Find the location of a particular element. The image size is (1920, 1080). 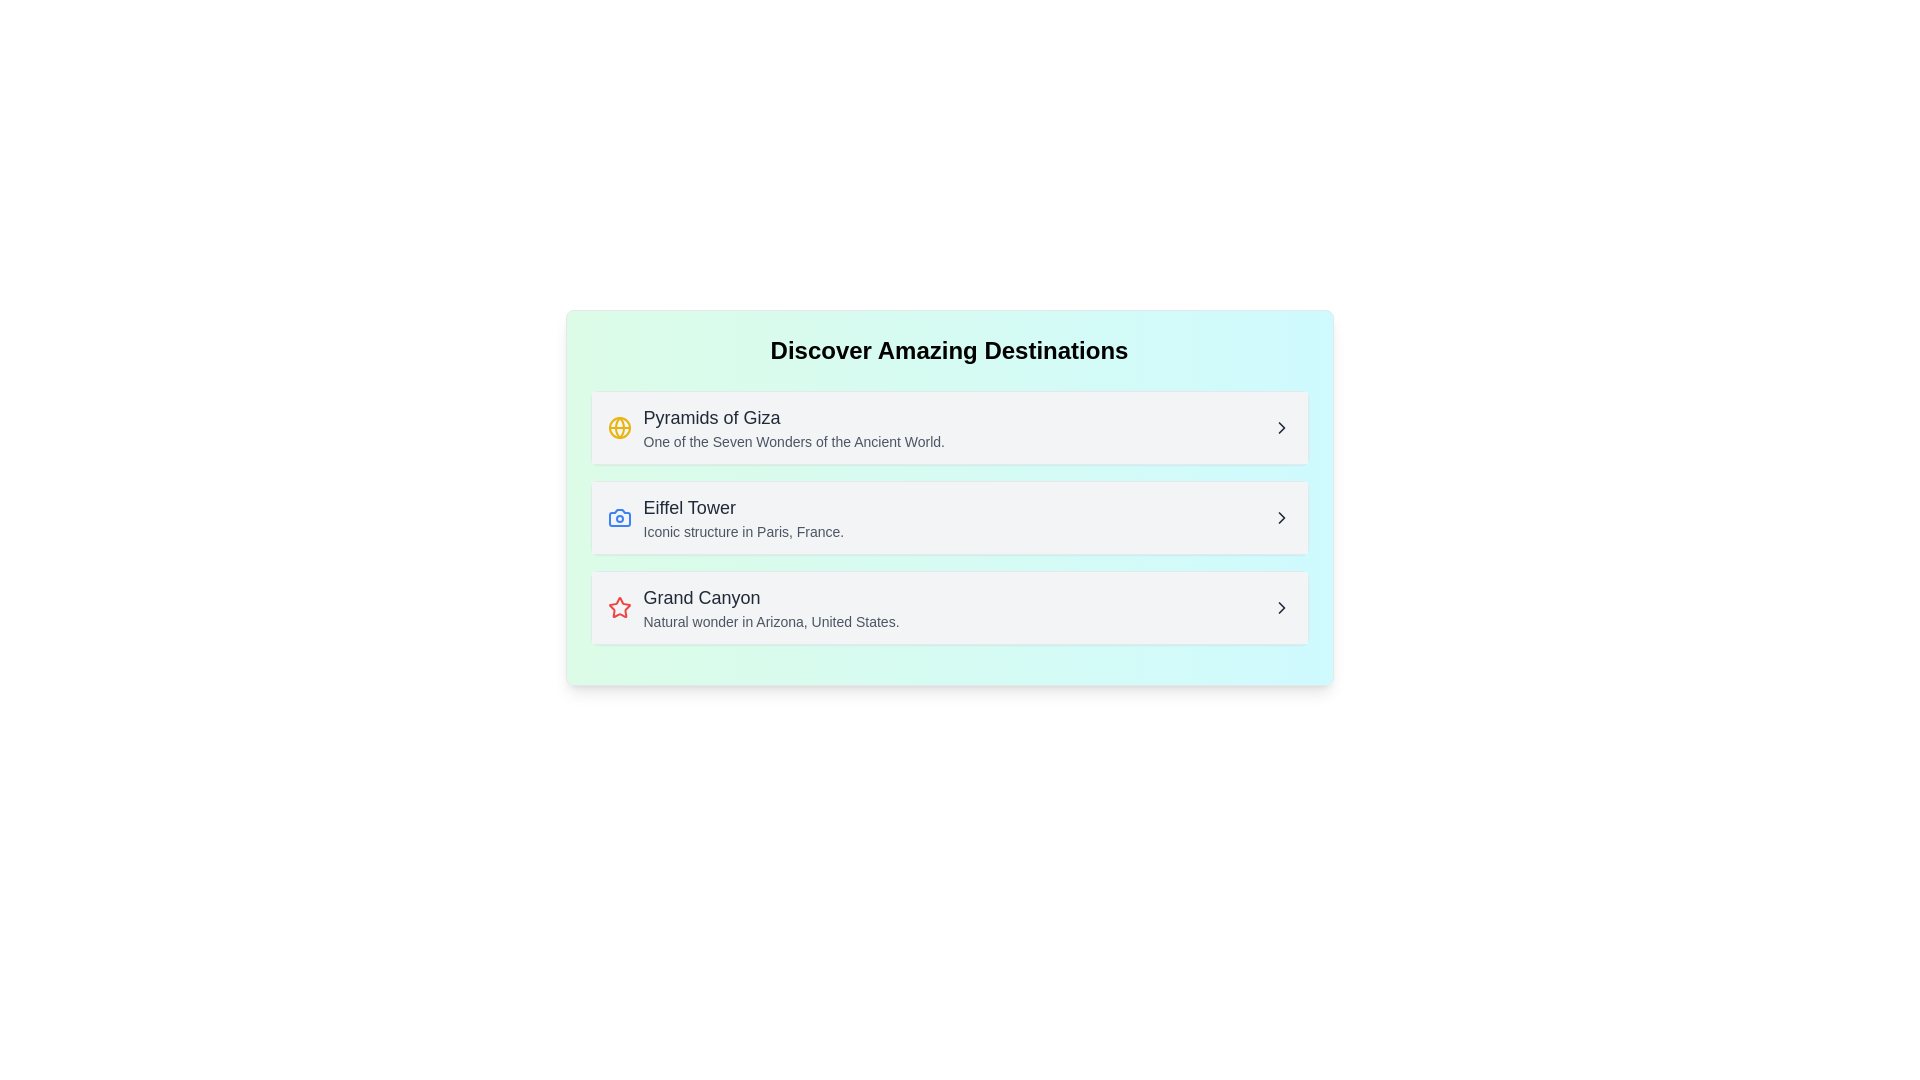

the Text Label that provides descriptive information about the associated title, located below the 'Grand Canyon' title in the third list item of the vertical collection is located at coordinates (770, 620).